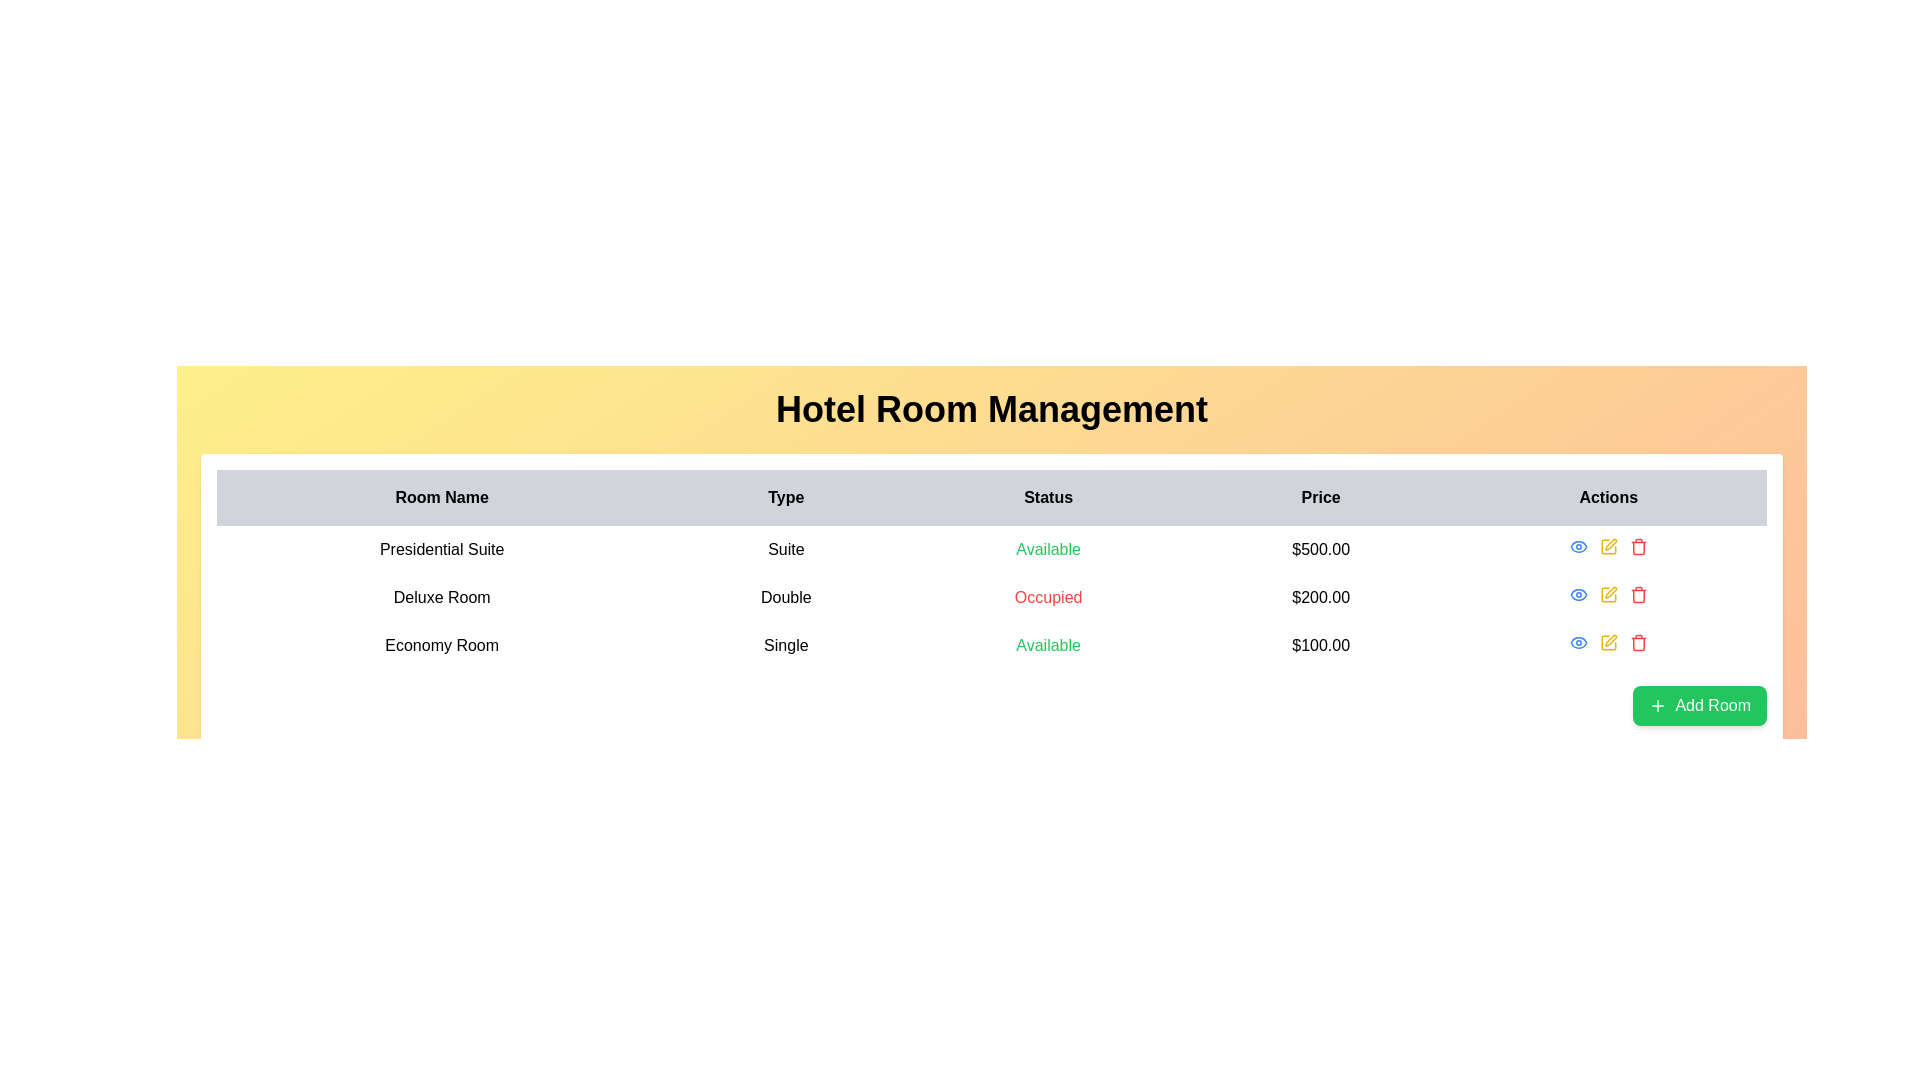 Image resolution: width=1920 pixels, height=1080 pixels. What do you see at coordinates (1658, 704) in the screenshot?
I see `the 'add' icon located to the left of the 'Add Room' text button` at bounding box center [1658, 704].